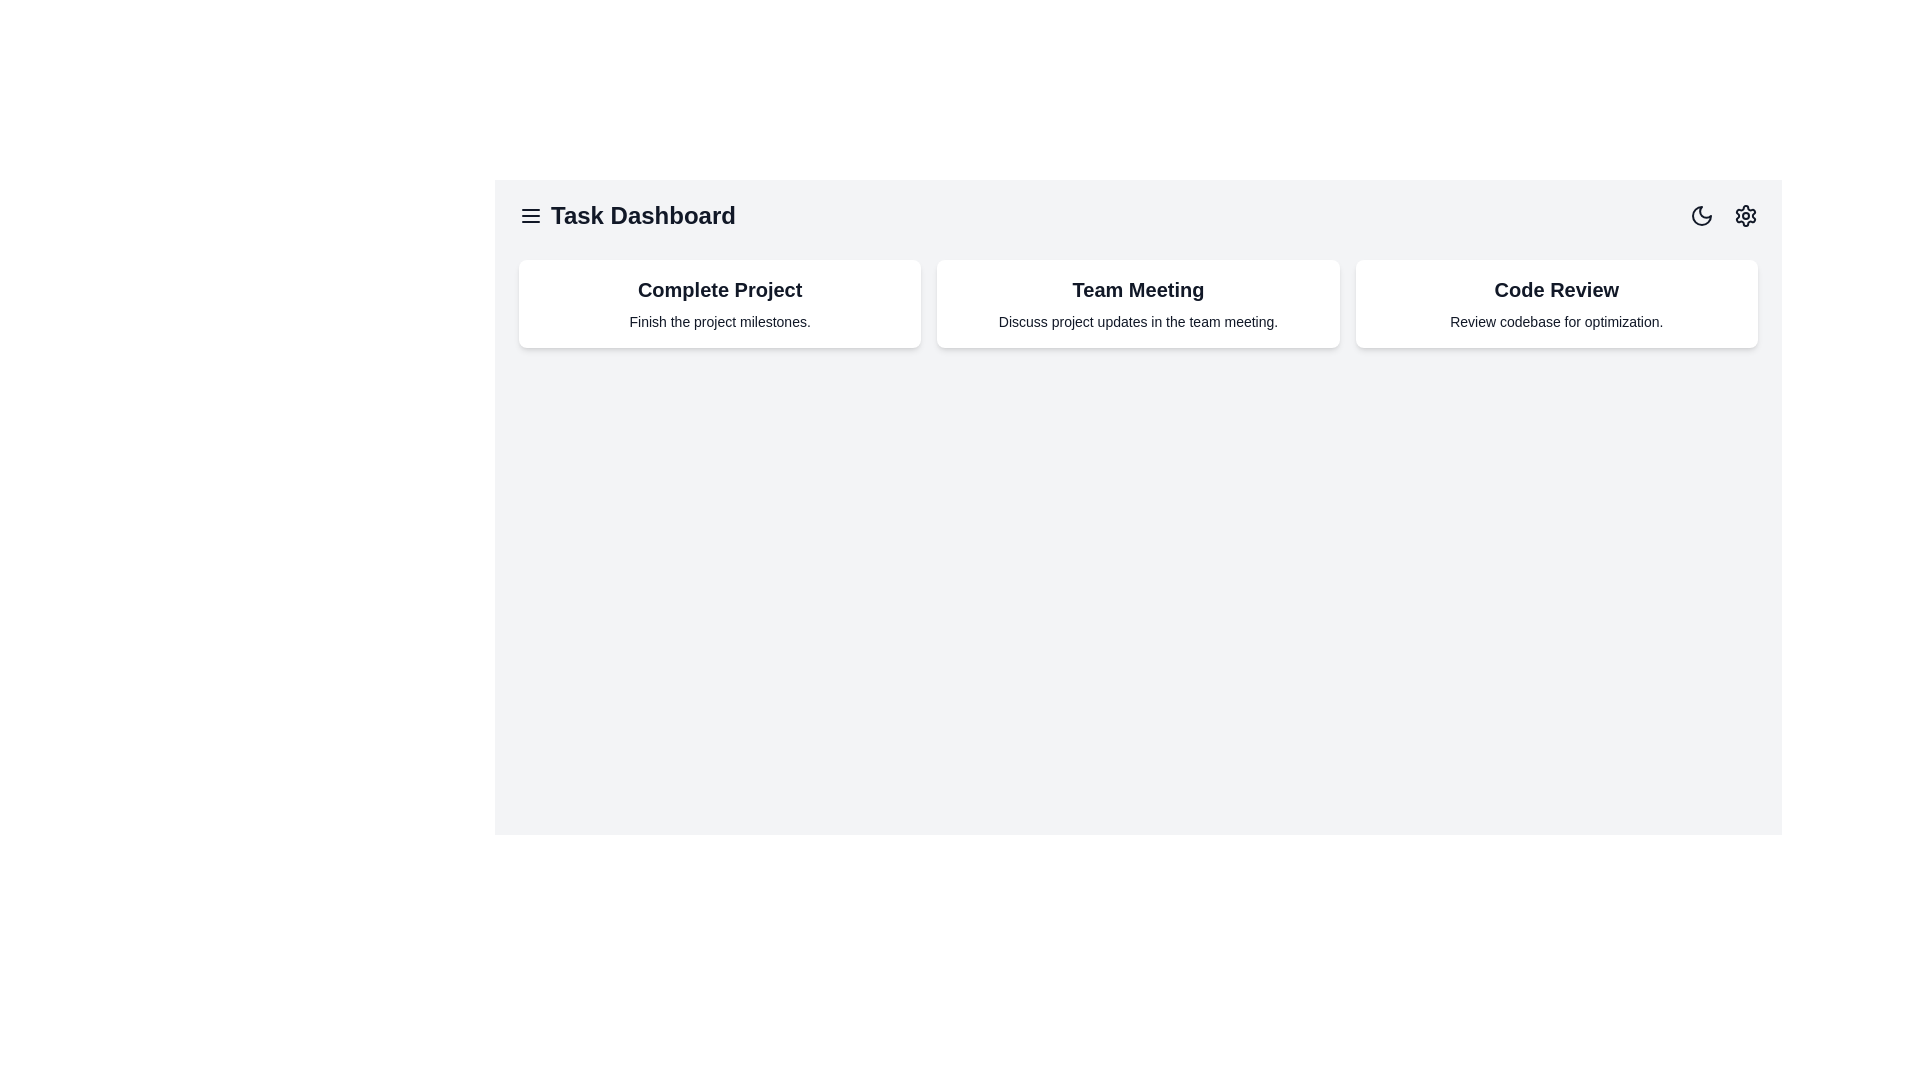 The image size is (1920, 1080). Describe the element at coordinates (626, 216) in the screenshot. I see `the header text element located in the top left corner of the display, which serves as a link for the current section` at that location.